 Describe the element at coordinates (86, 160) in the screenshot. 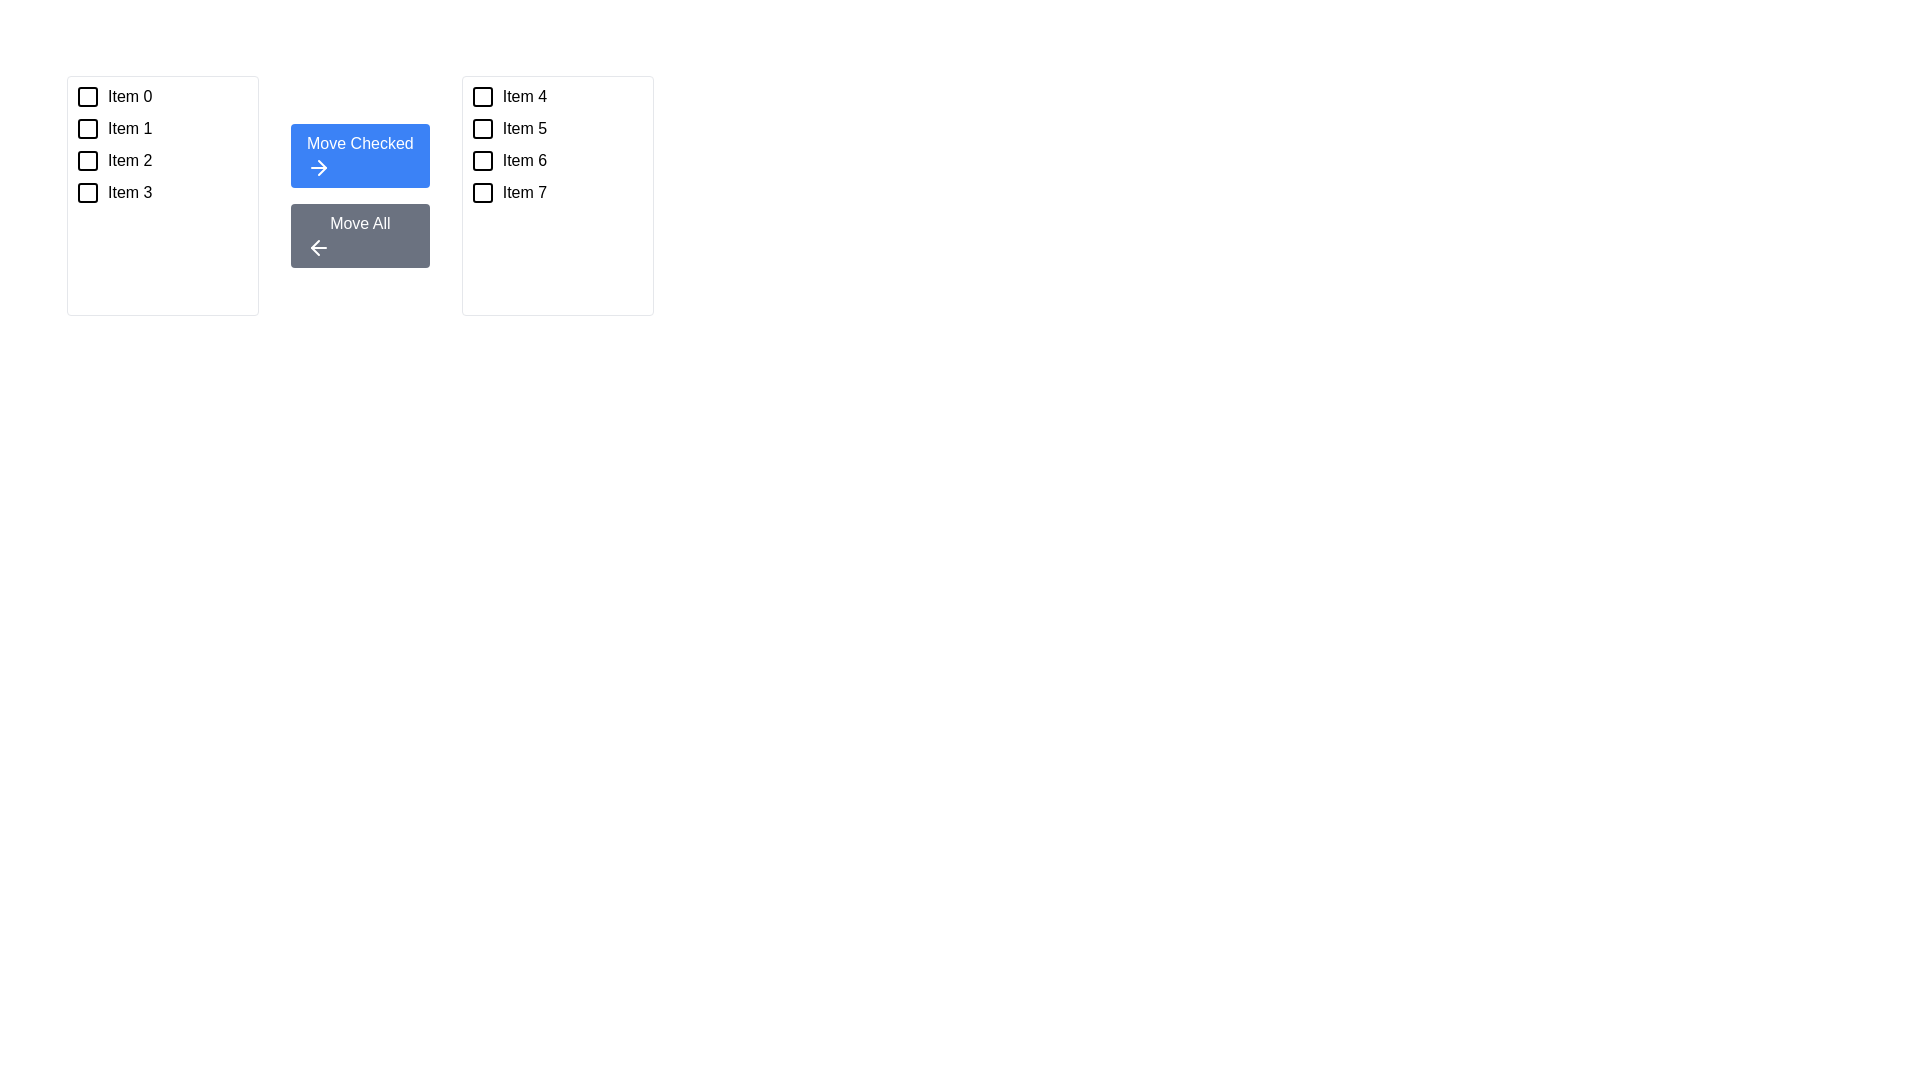

I see `the checkbox located to the left of the text 'Item 2', which is styled as an outlined box with a thin black border` at that location.